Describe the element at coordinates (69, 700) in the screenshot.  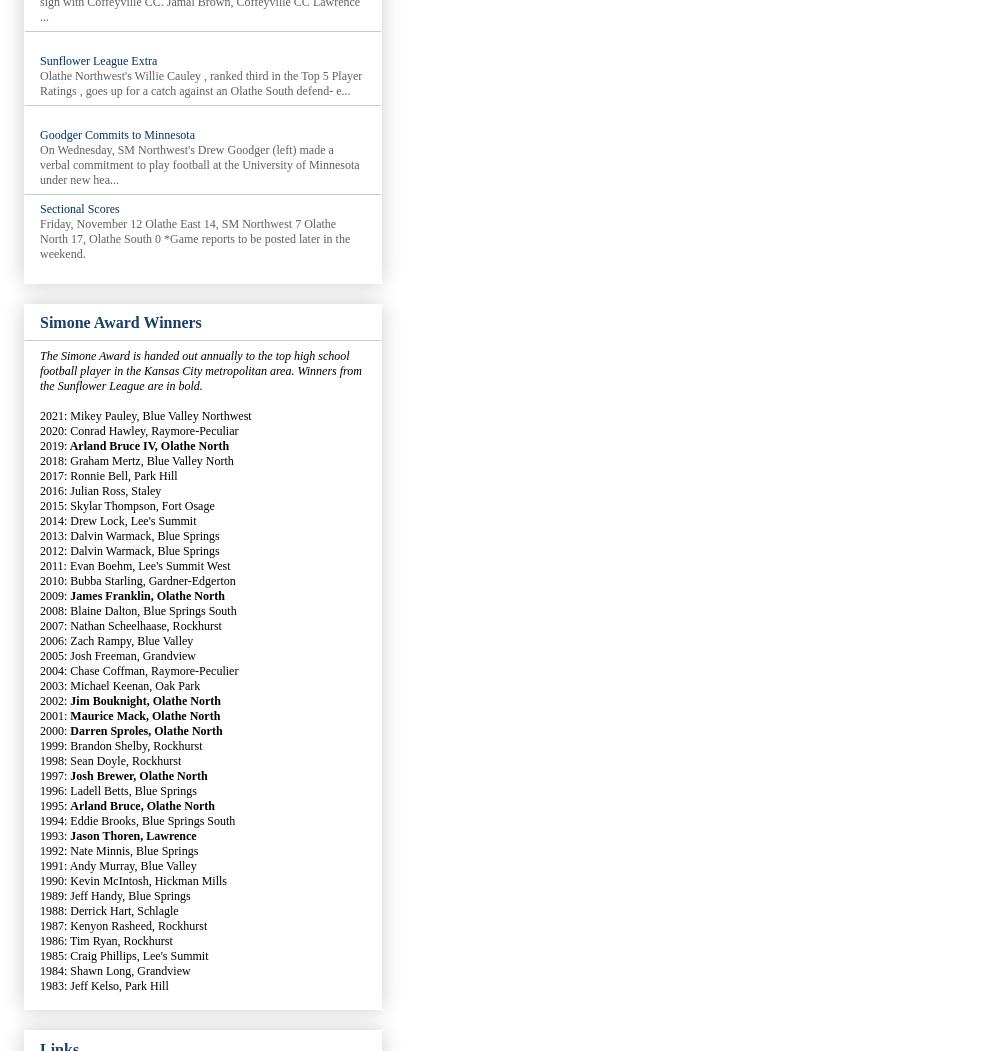
I see `'Jim Bouknight, Olathe North'` at that location.